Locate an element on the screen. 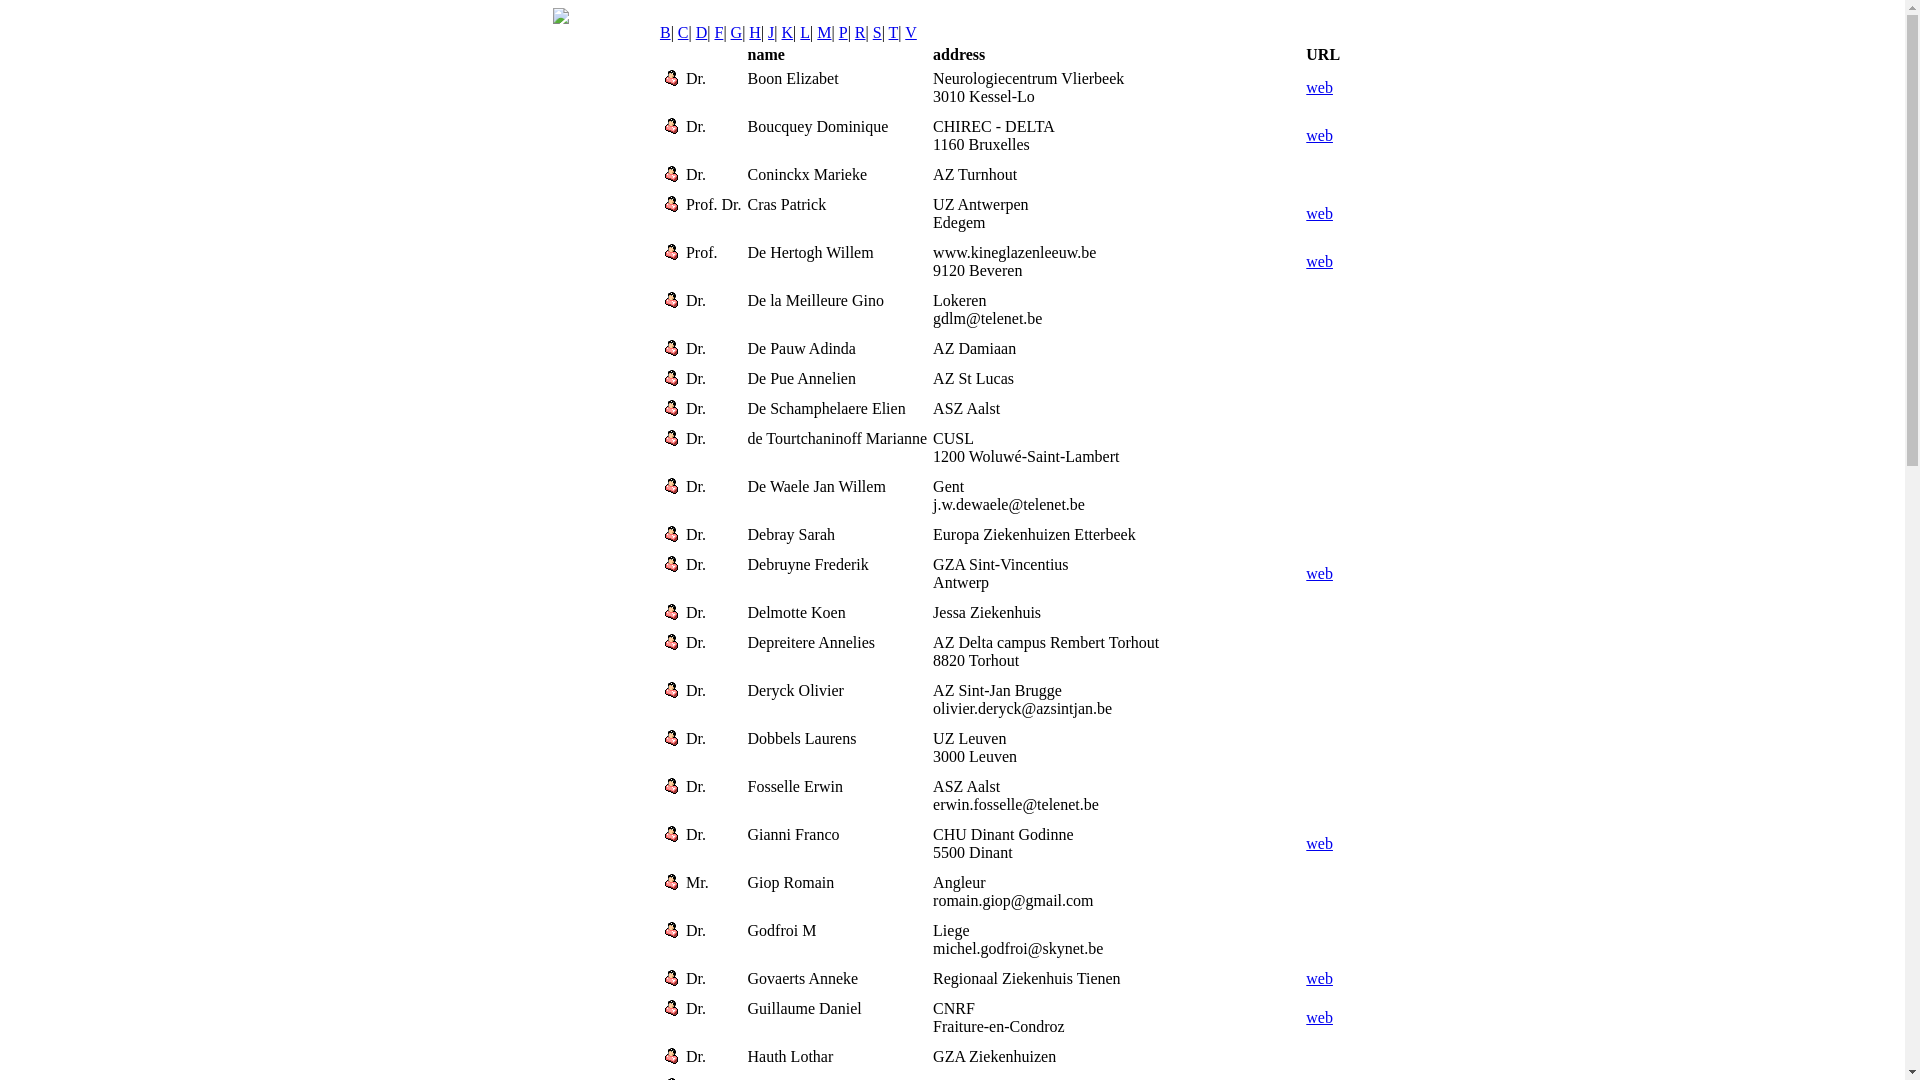 The image size is (1920, 1080). 'F' is located at coordinates (718, 32).